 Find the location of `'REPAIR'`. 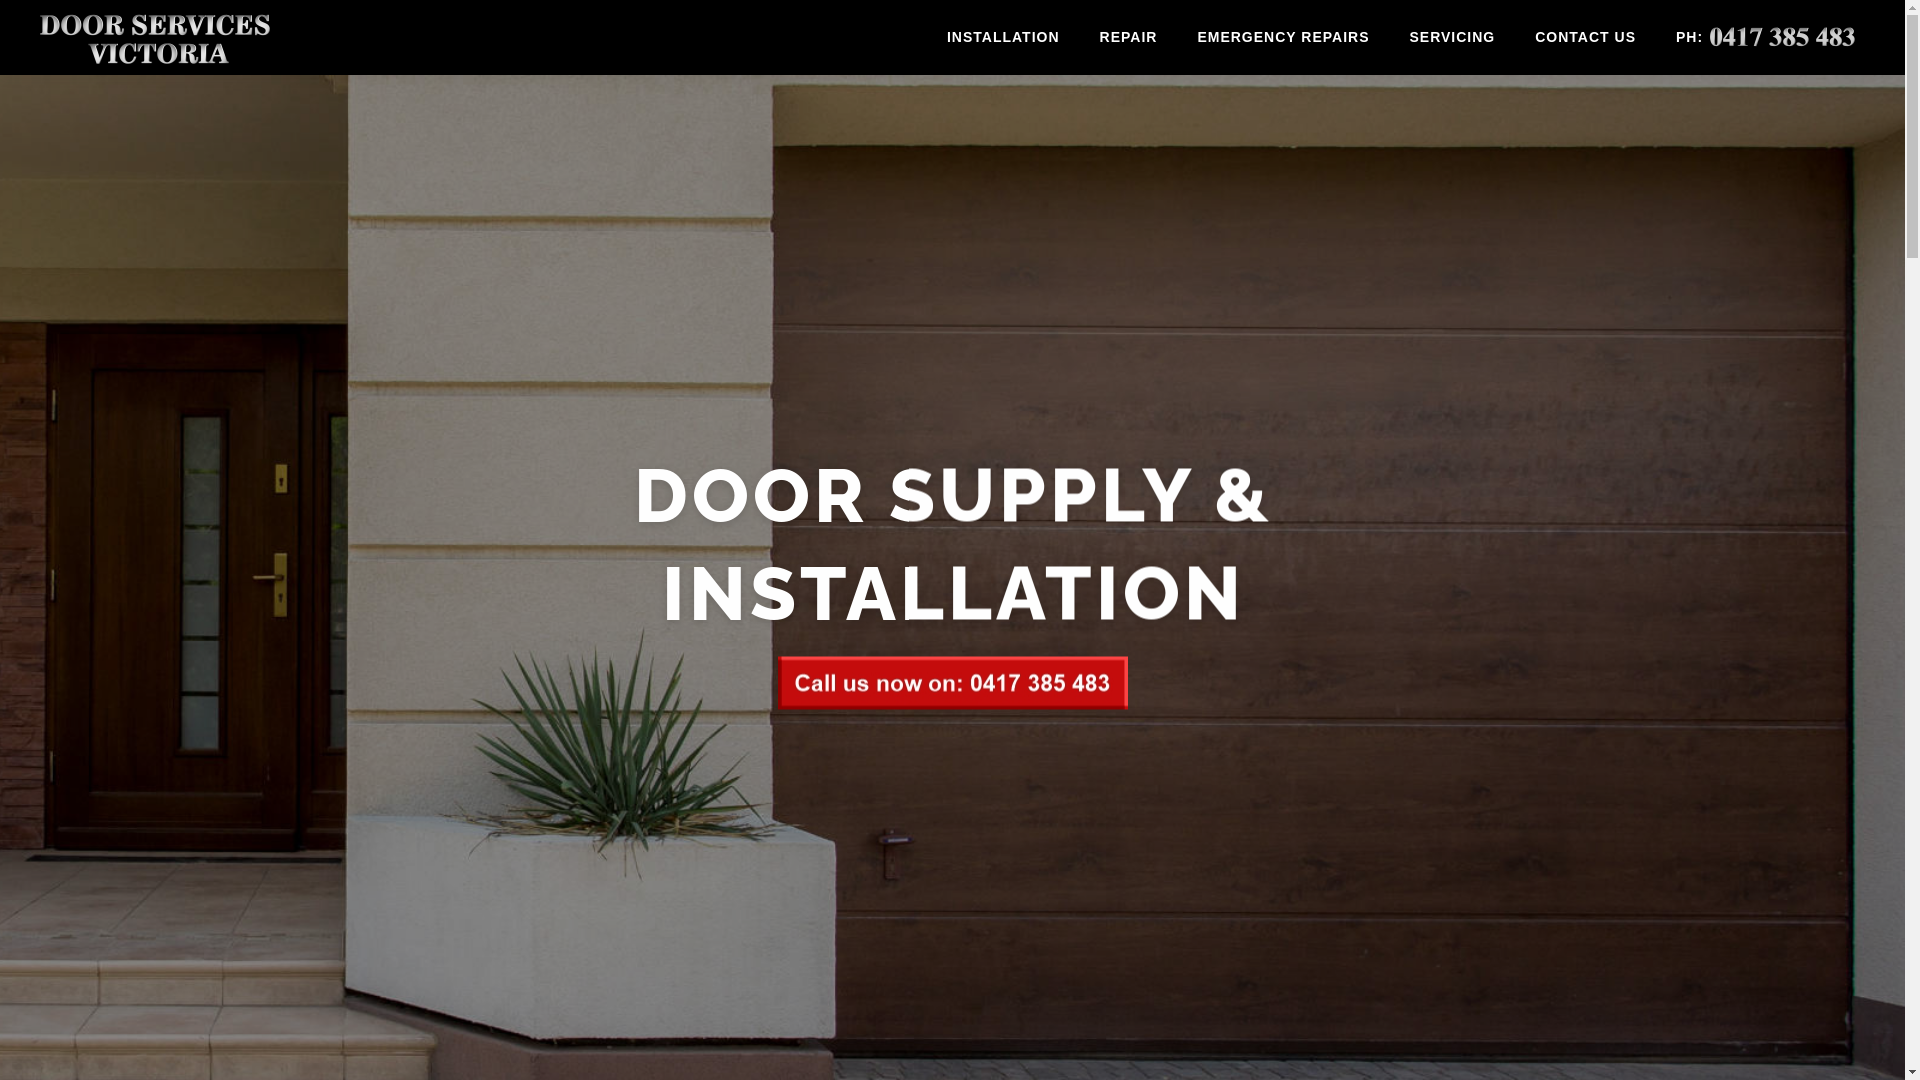

'REPAIR' is located at coordinates (1128, 37).